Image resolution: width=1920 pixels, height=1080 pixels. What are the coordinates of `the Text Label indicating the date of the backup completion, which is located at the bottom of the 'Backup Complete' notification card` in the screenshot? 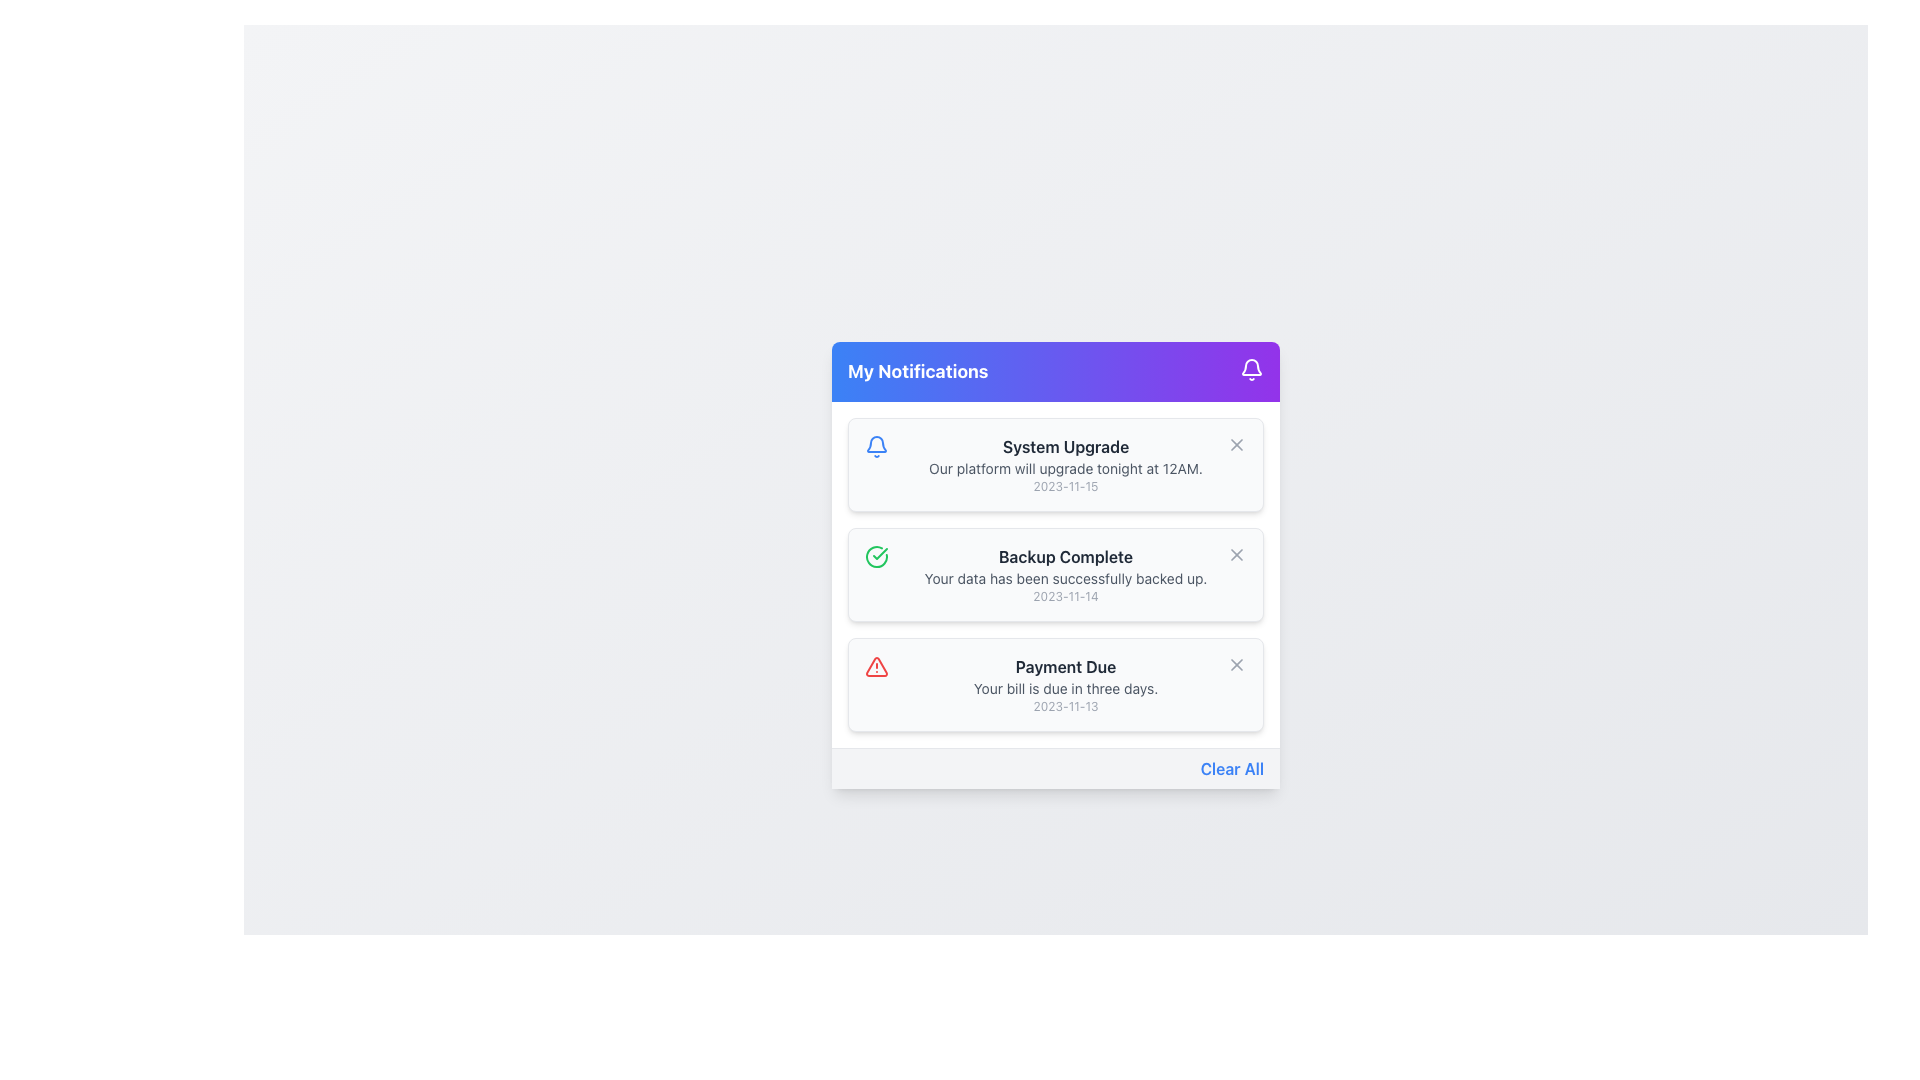 It's located at (1064, 595).